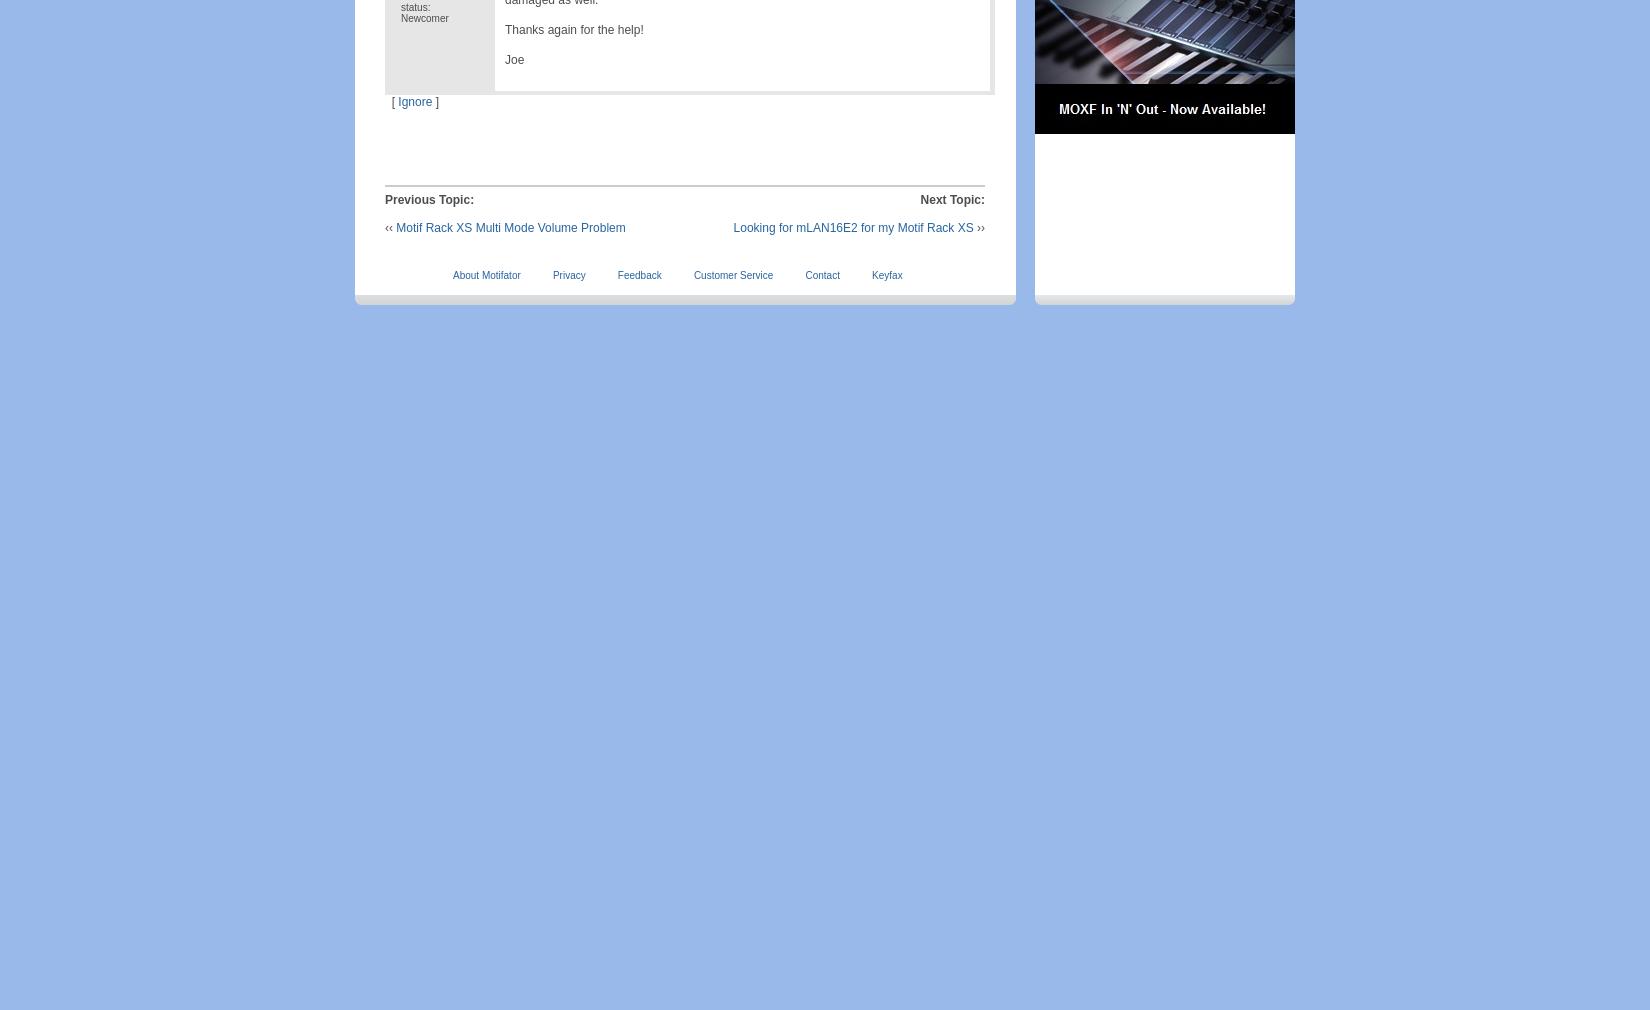  What do you see at coordinates (423, 12) in the screenshot?
I see `'status: Newcomer'` at bounding box center [423, 12].